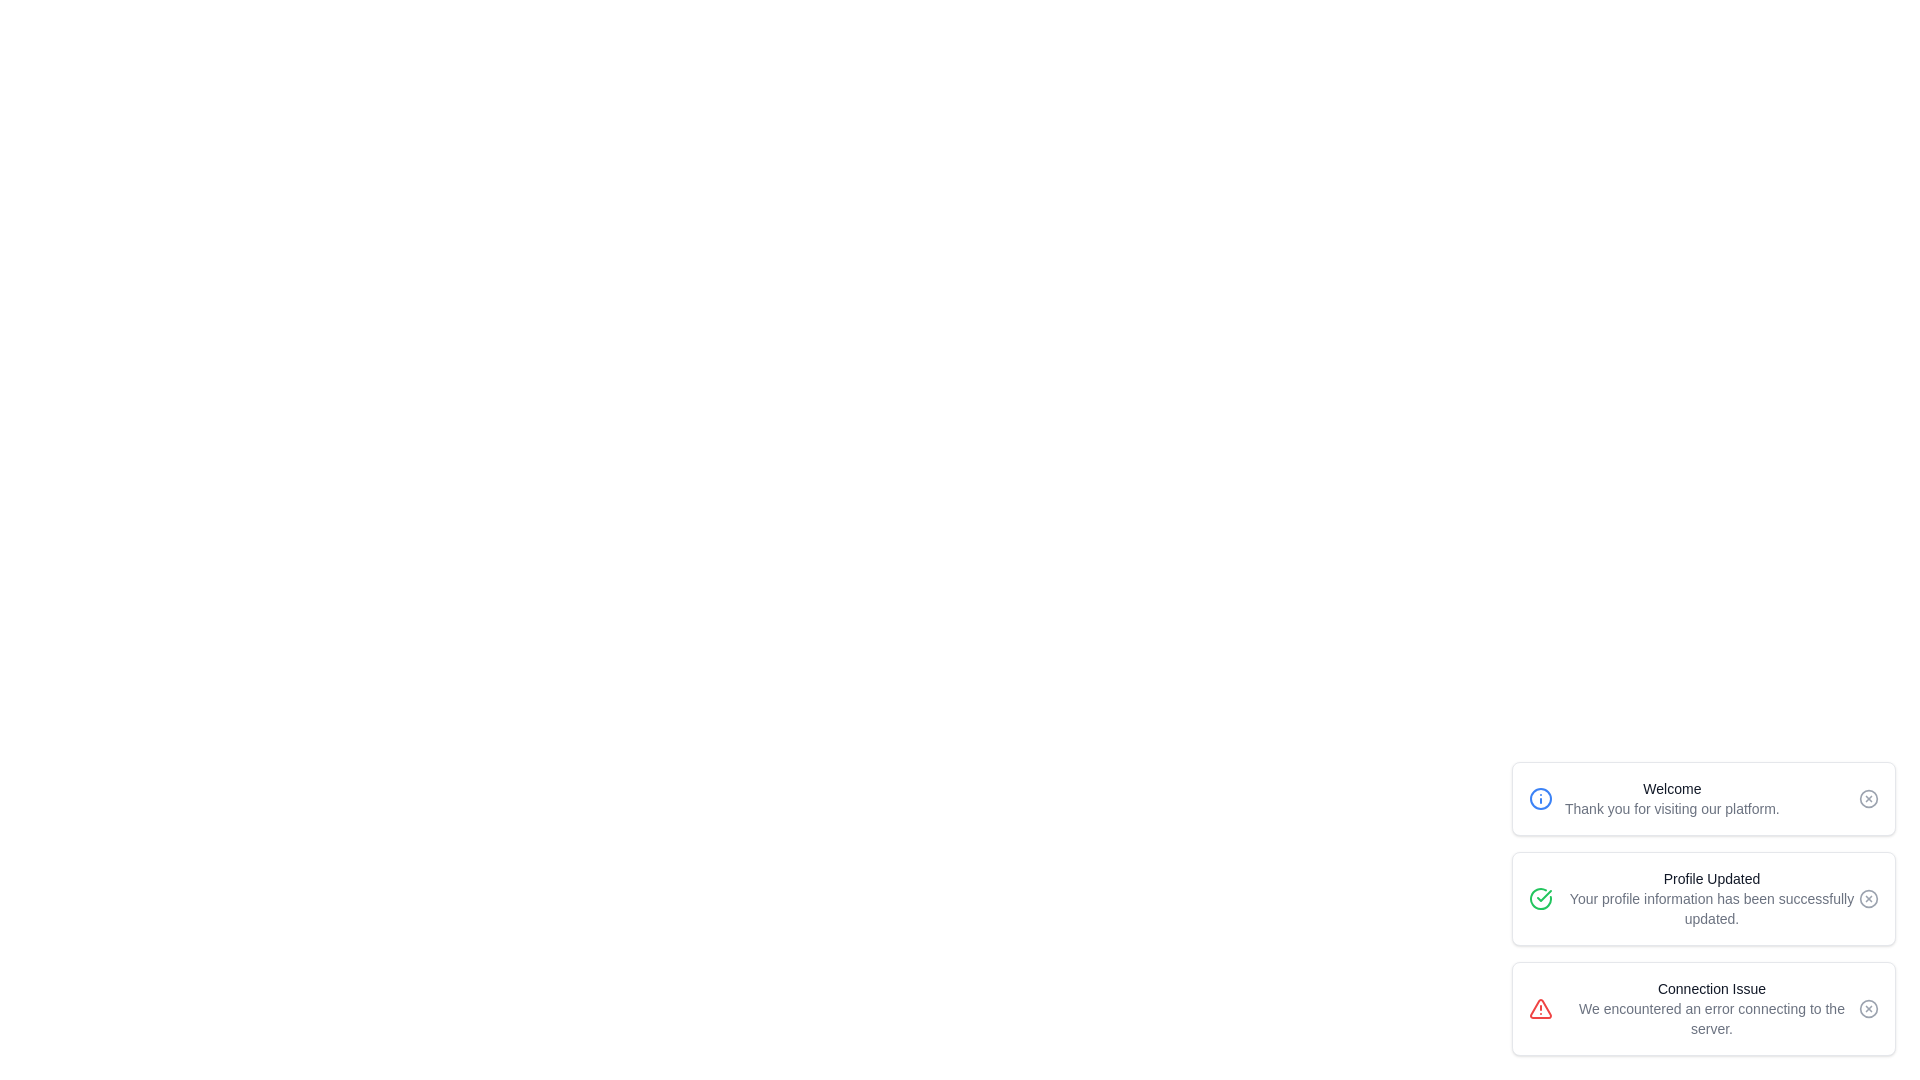  What do you see at coordinates (1703, 1009) in the screenshot?
I see `the notification with title Connection Issue to observe style changes` at bounding box center [1703, 1009].